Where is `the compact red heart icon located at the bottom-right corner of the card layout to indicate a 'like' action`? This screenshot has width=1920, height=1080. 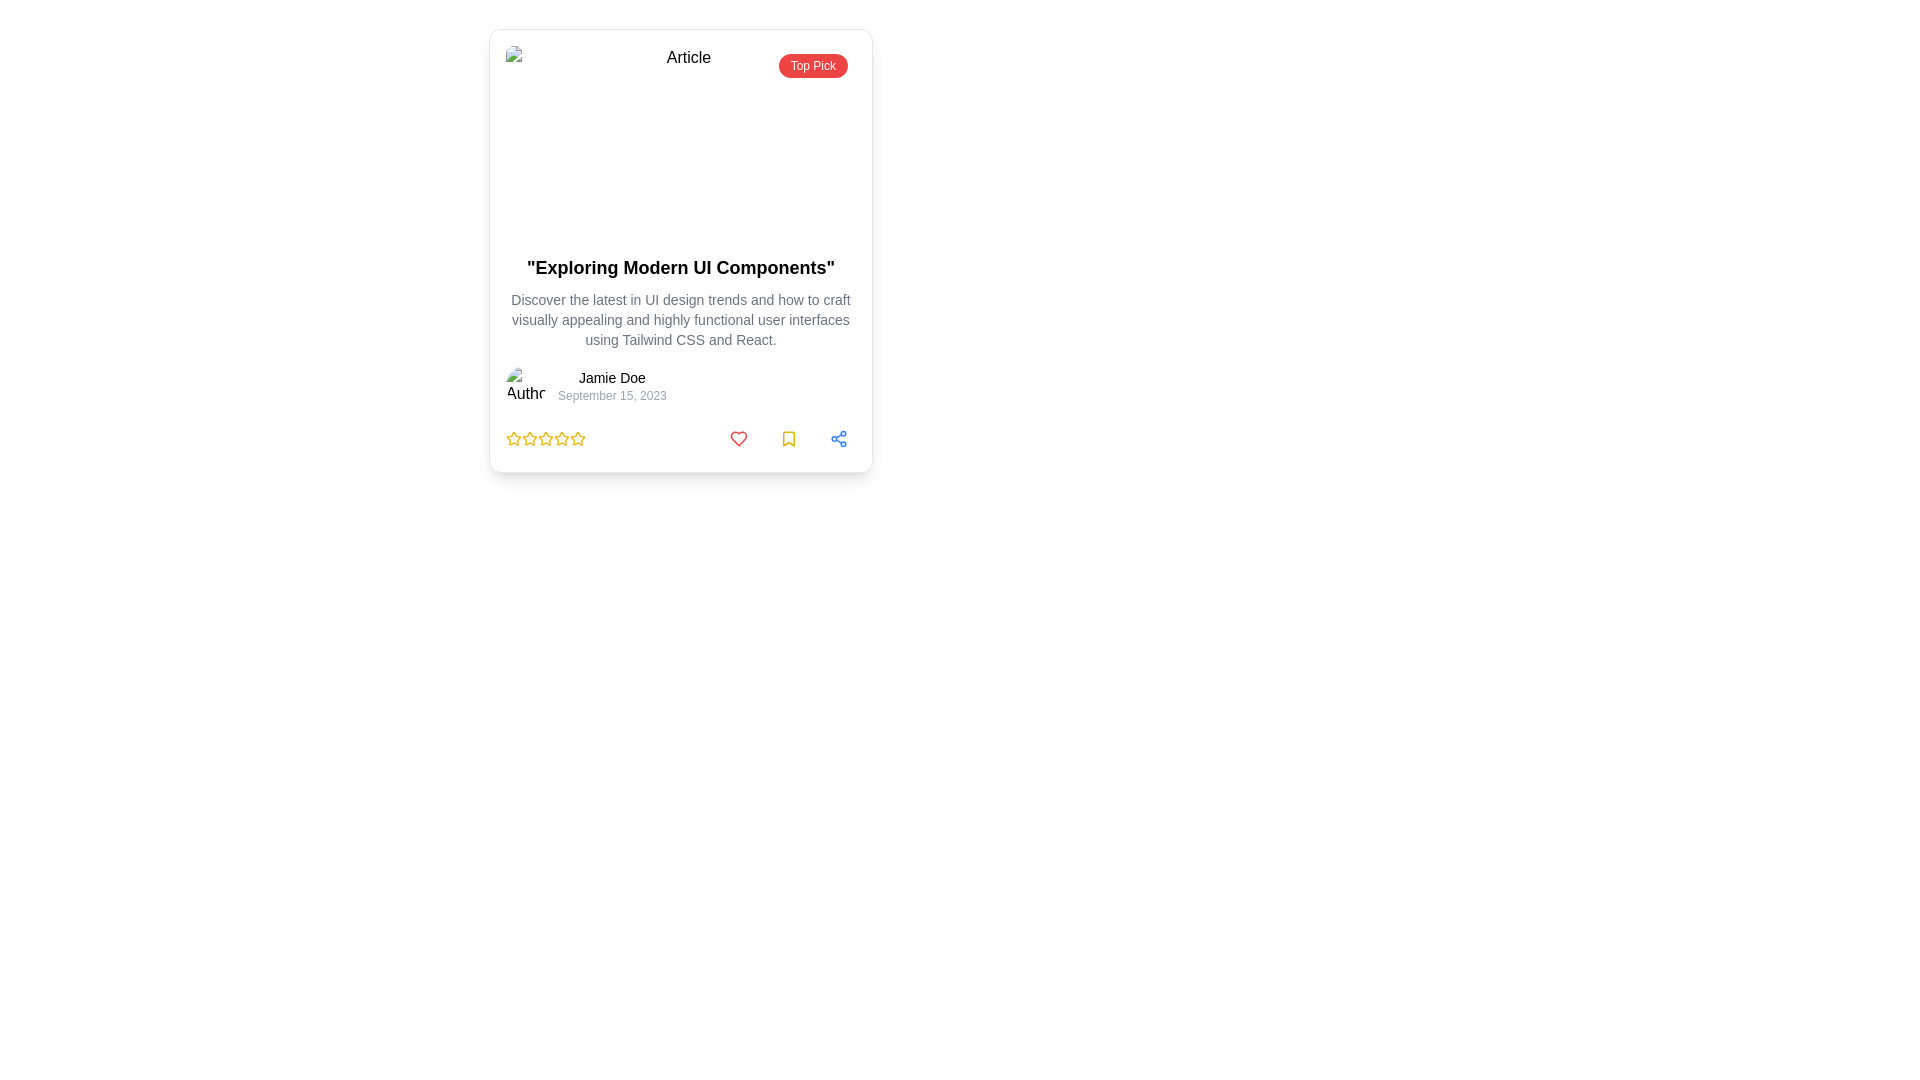
the compact red heart icon located at the bottom-right corner of the card layout to indicate a 'like' action is located at coordinates (738, 438).